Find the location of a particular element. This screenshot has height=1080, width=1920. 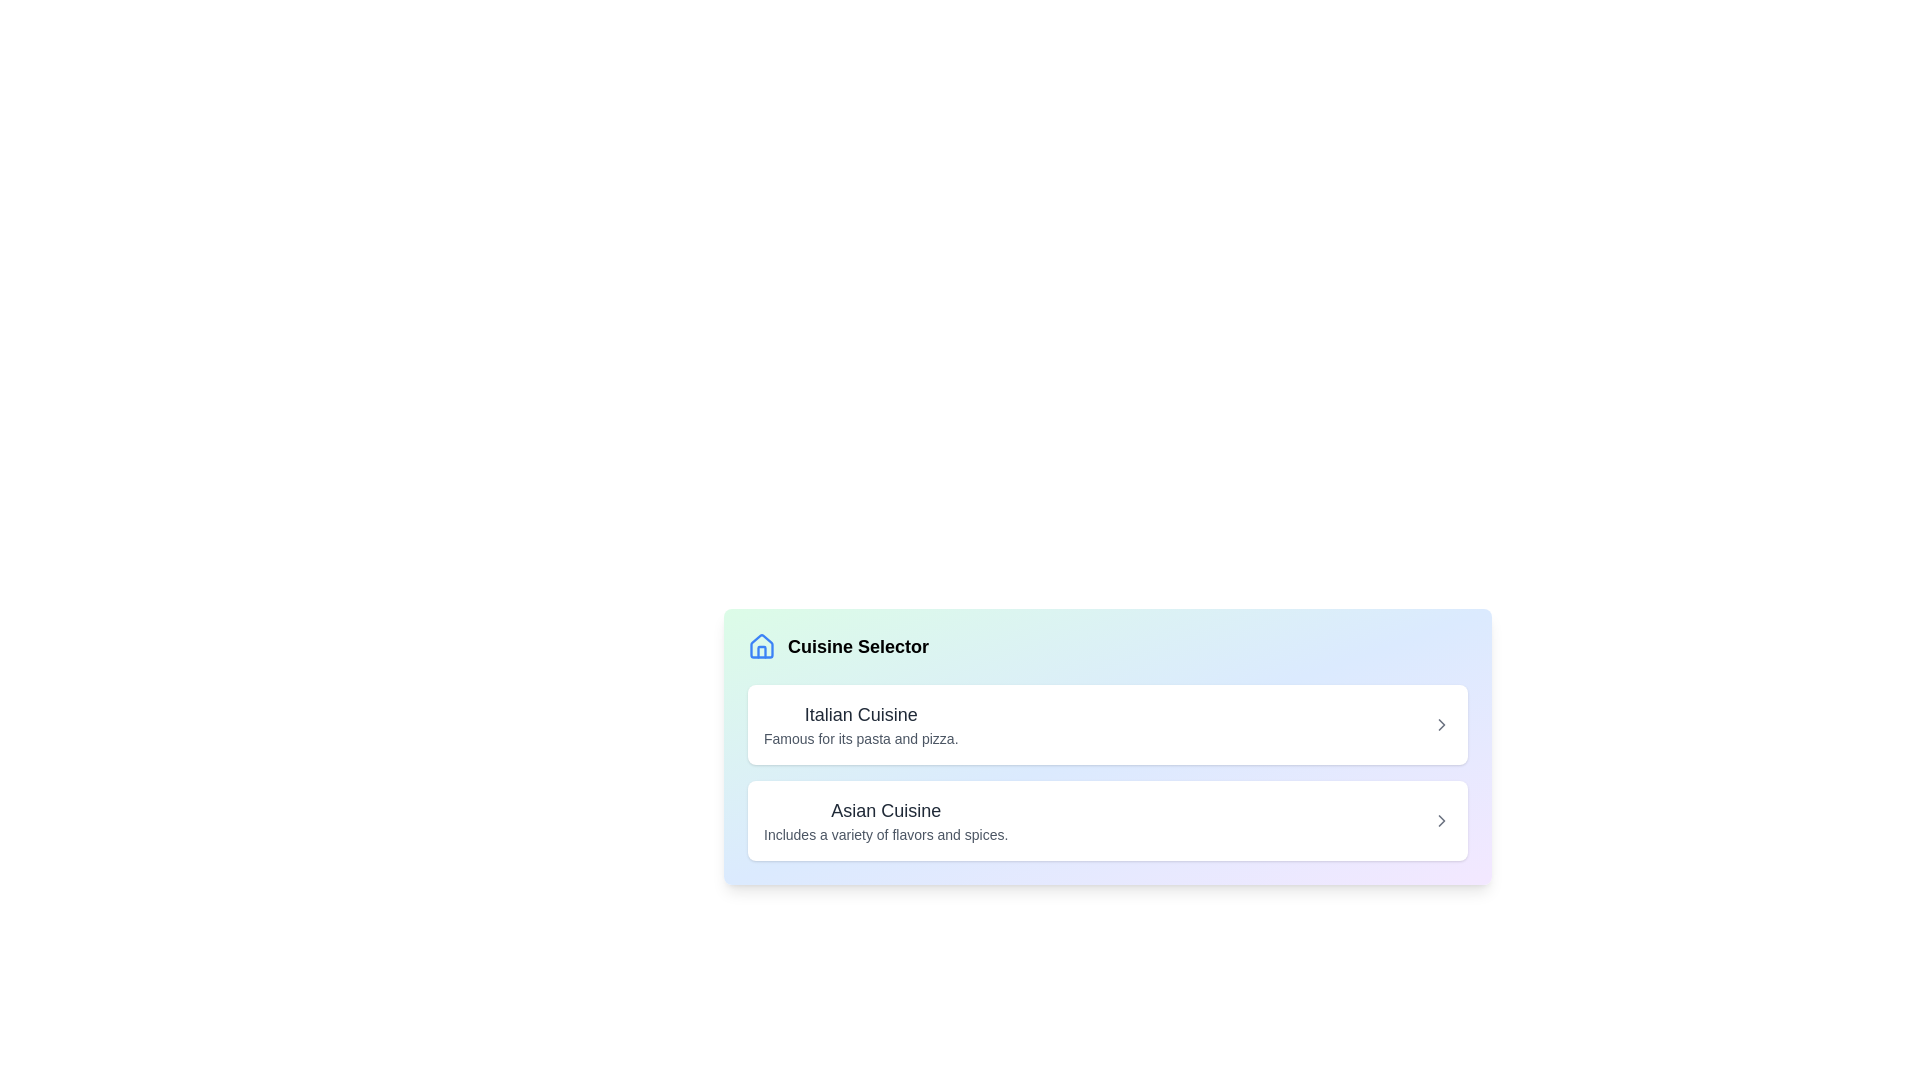

text content located below the 'Asian Cuisine' heading, which provides a description associated with this category is located at coordinates (885, 834).